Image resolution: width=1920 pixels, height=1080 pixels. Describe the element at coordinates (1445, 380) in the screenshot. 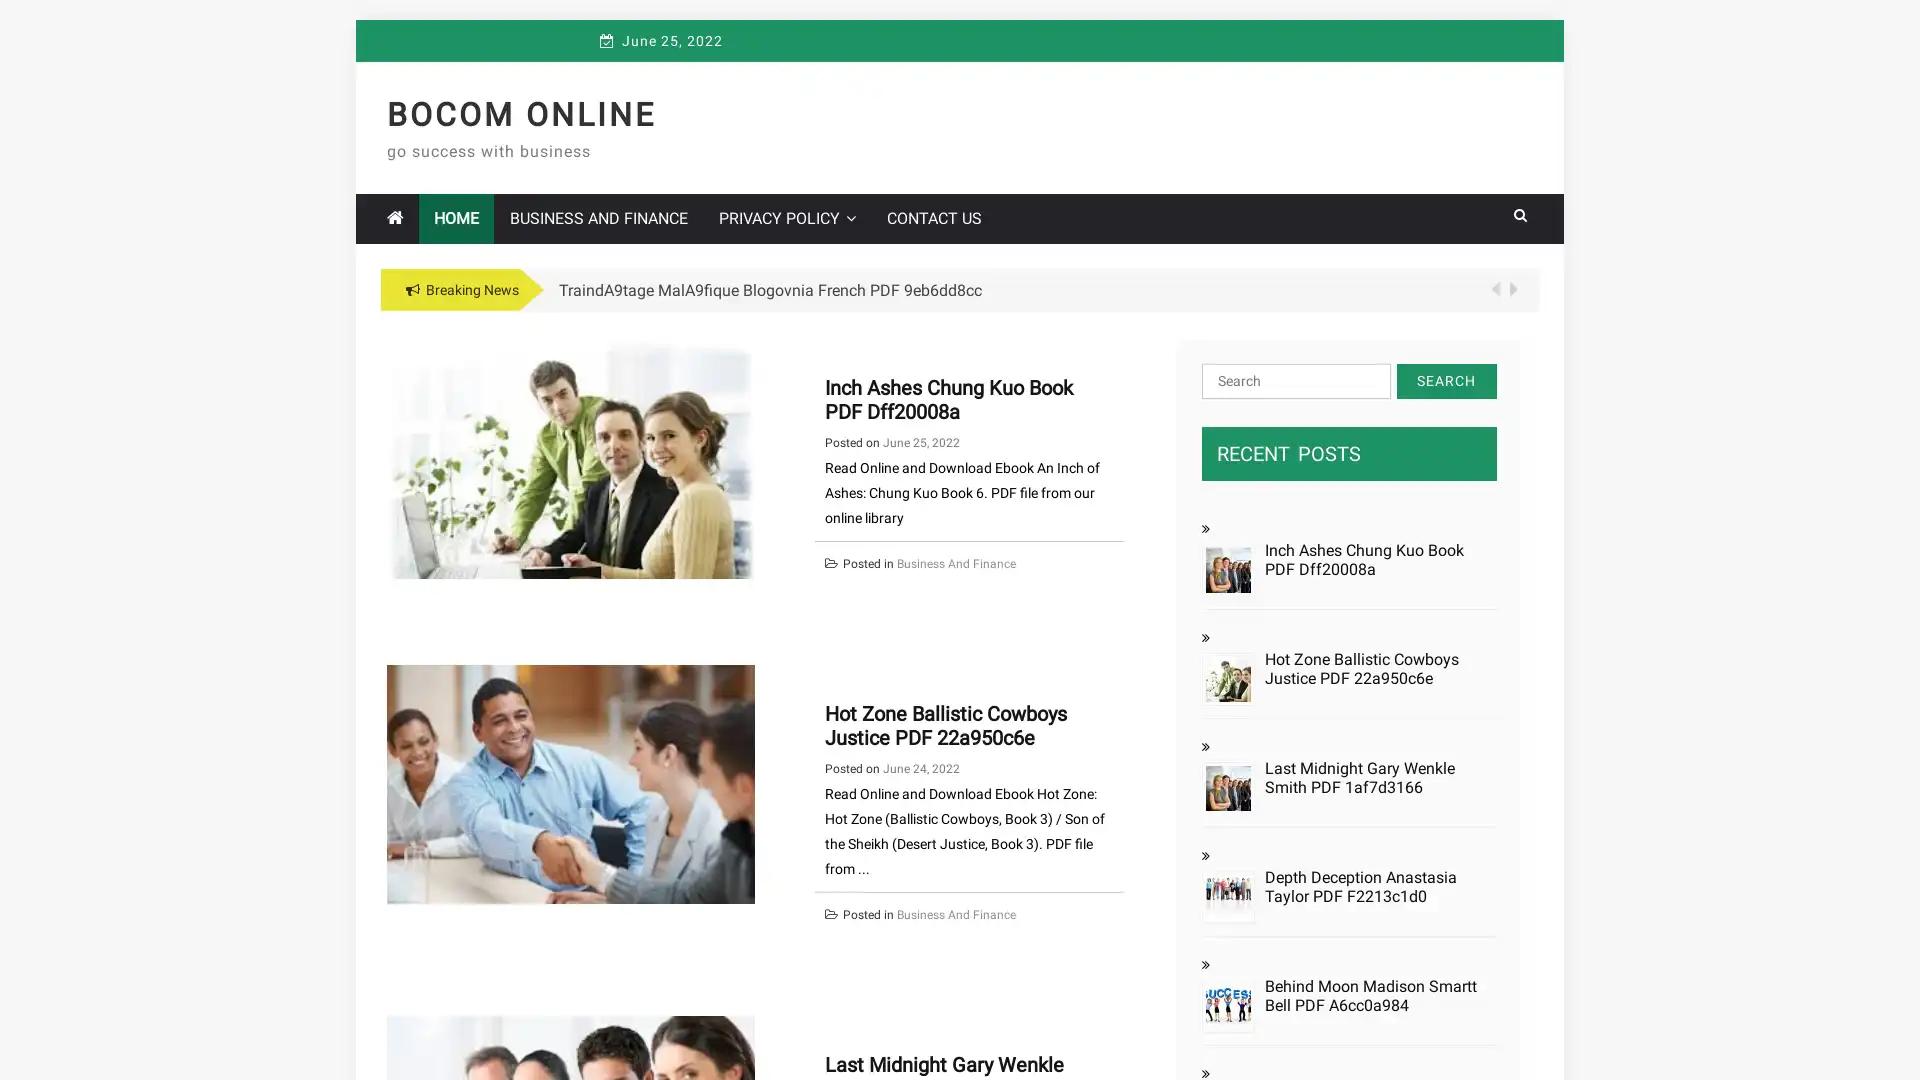

I see `Search` at that location.